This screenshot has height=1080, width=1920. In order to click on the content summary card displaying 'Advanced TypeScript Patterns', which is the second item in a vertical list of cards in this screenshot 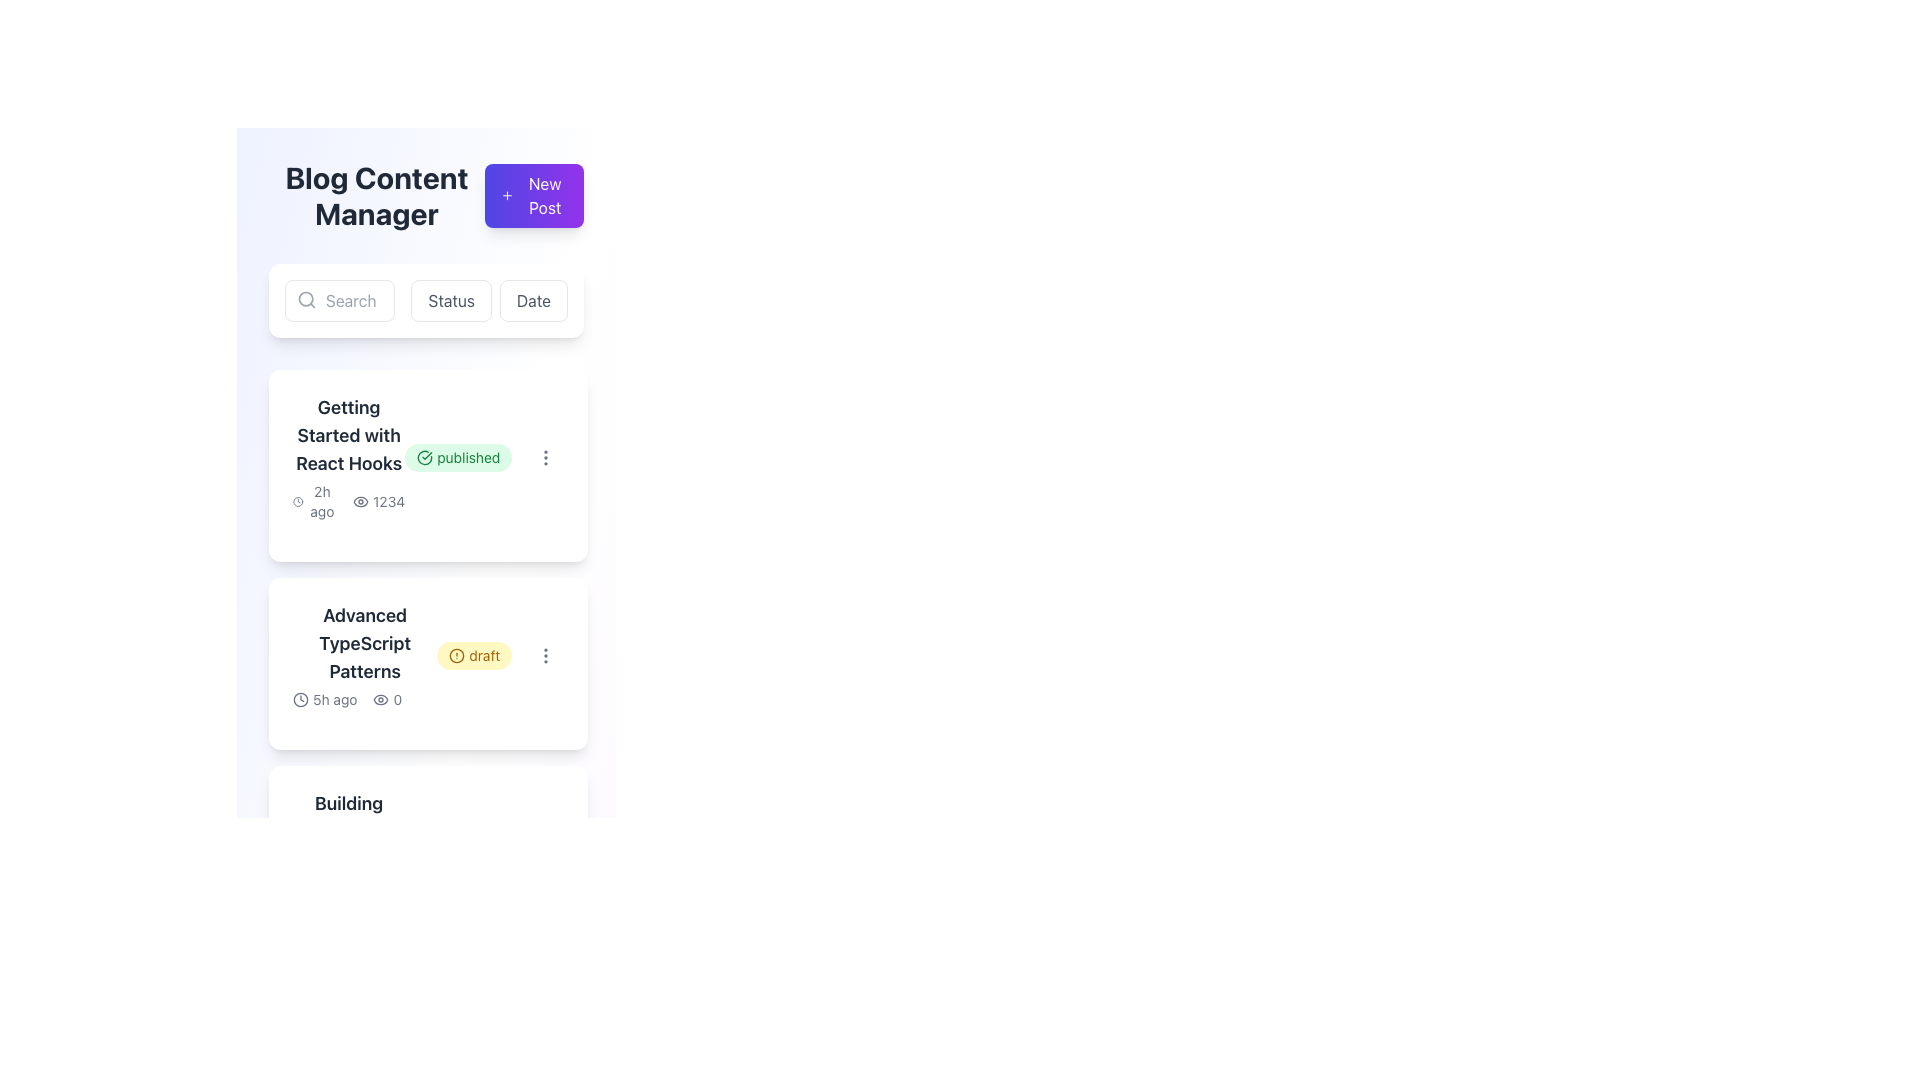, I will do `click(427, 655)`.